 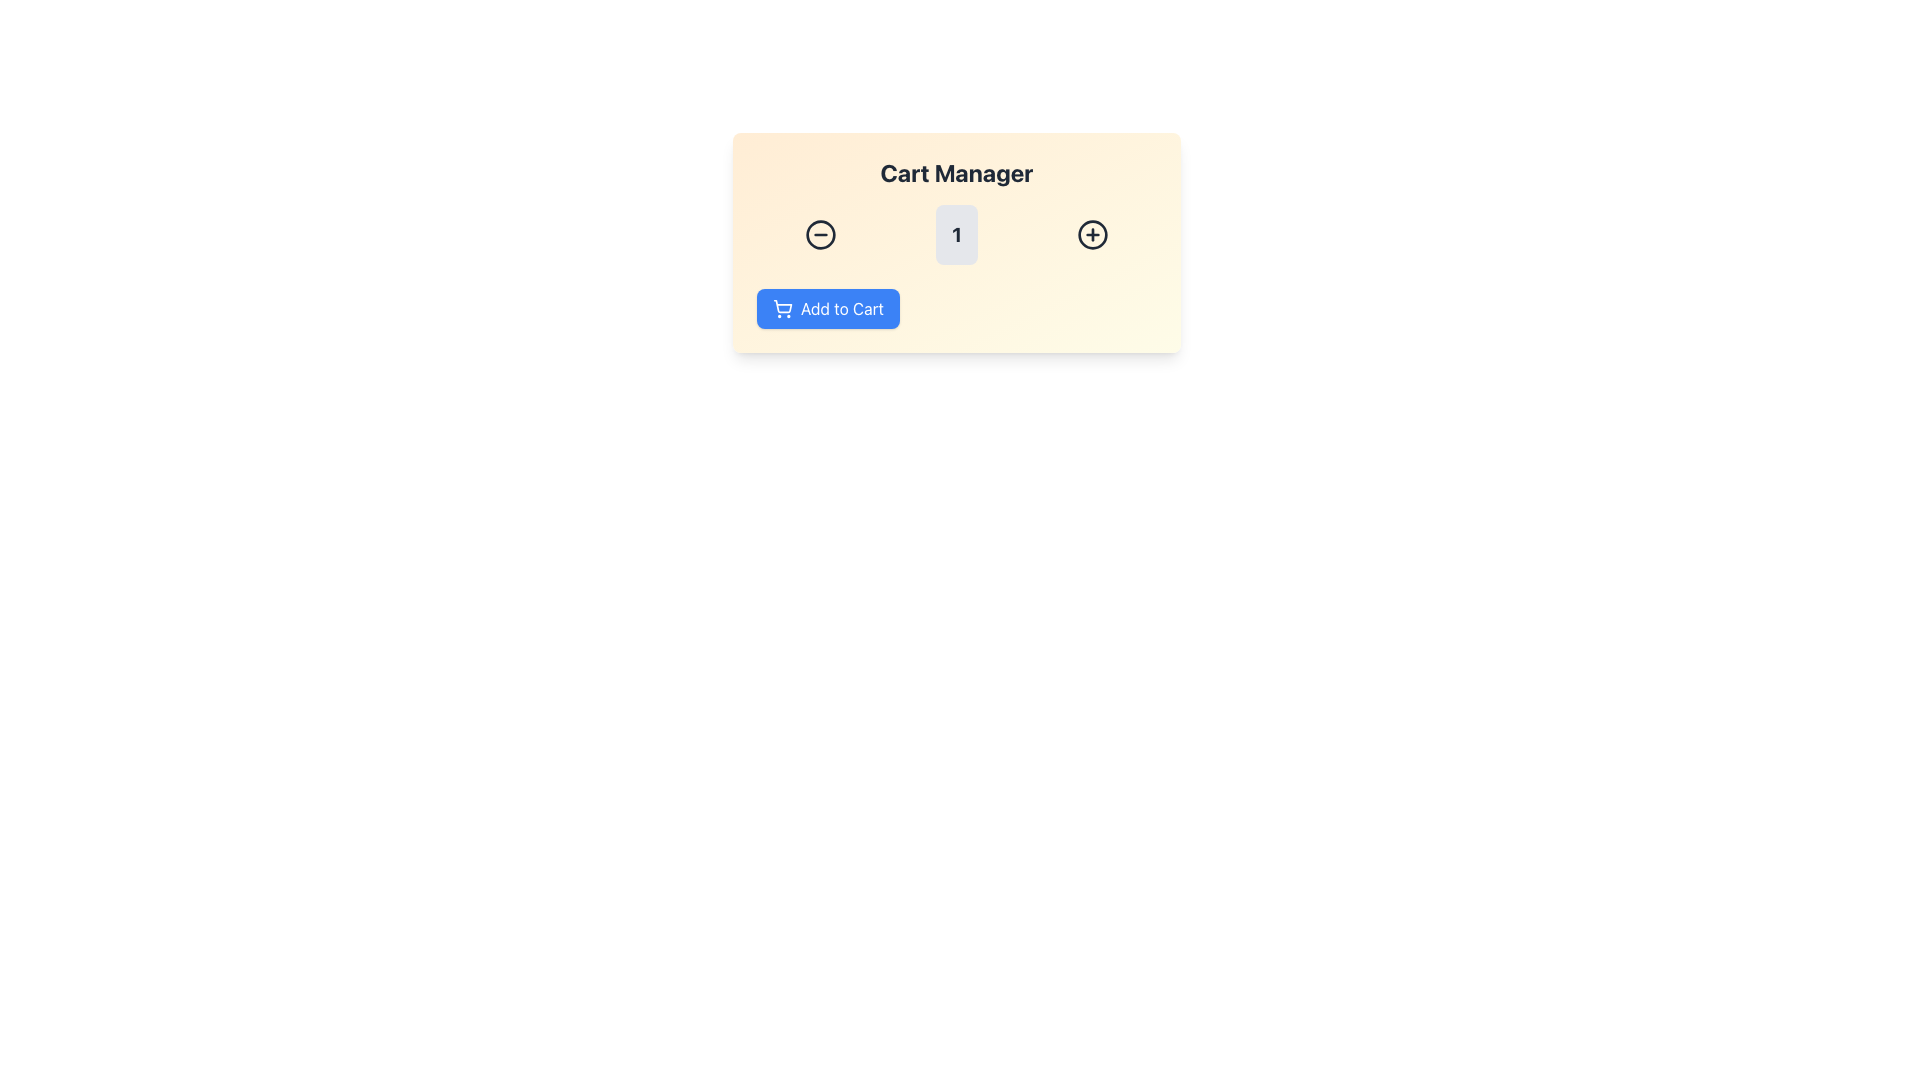 What do you see at coordinates (1092, 234) in the screenshot?
I see `the increment button located in the rightmost portion of a horizontal layout of controls to increase the specific value` at bounding box center [1092, 234].